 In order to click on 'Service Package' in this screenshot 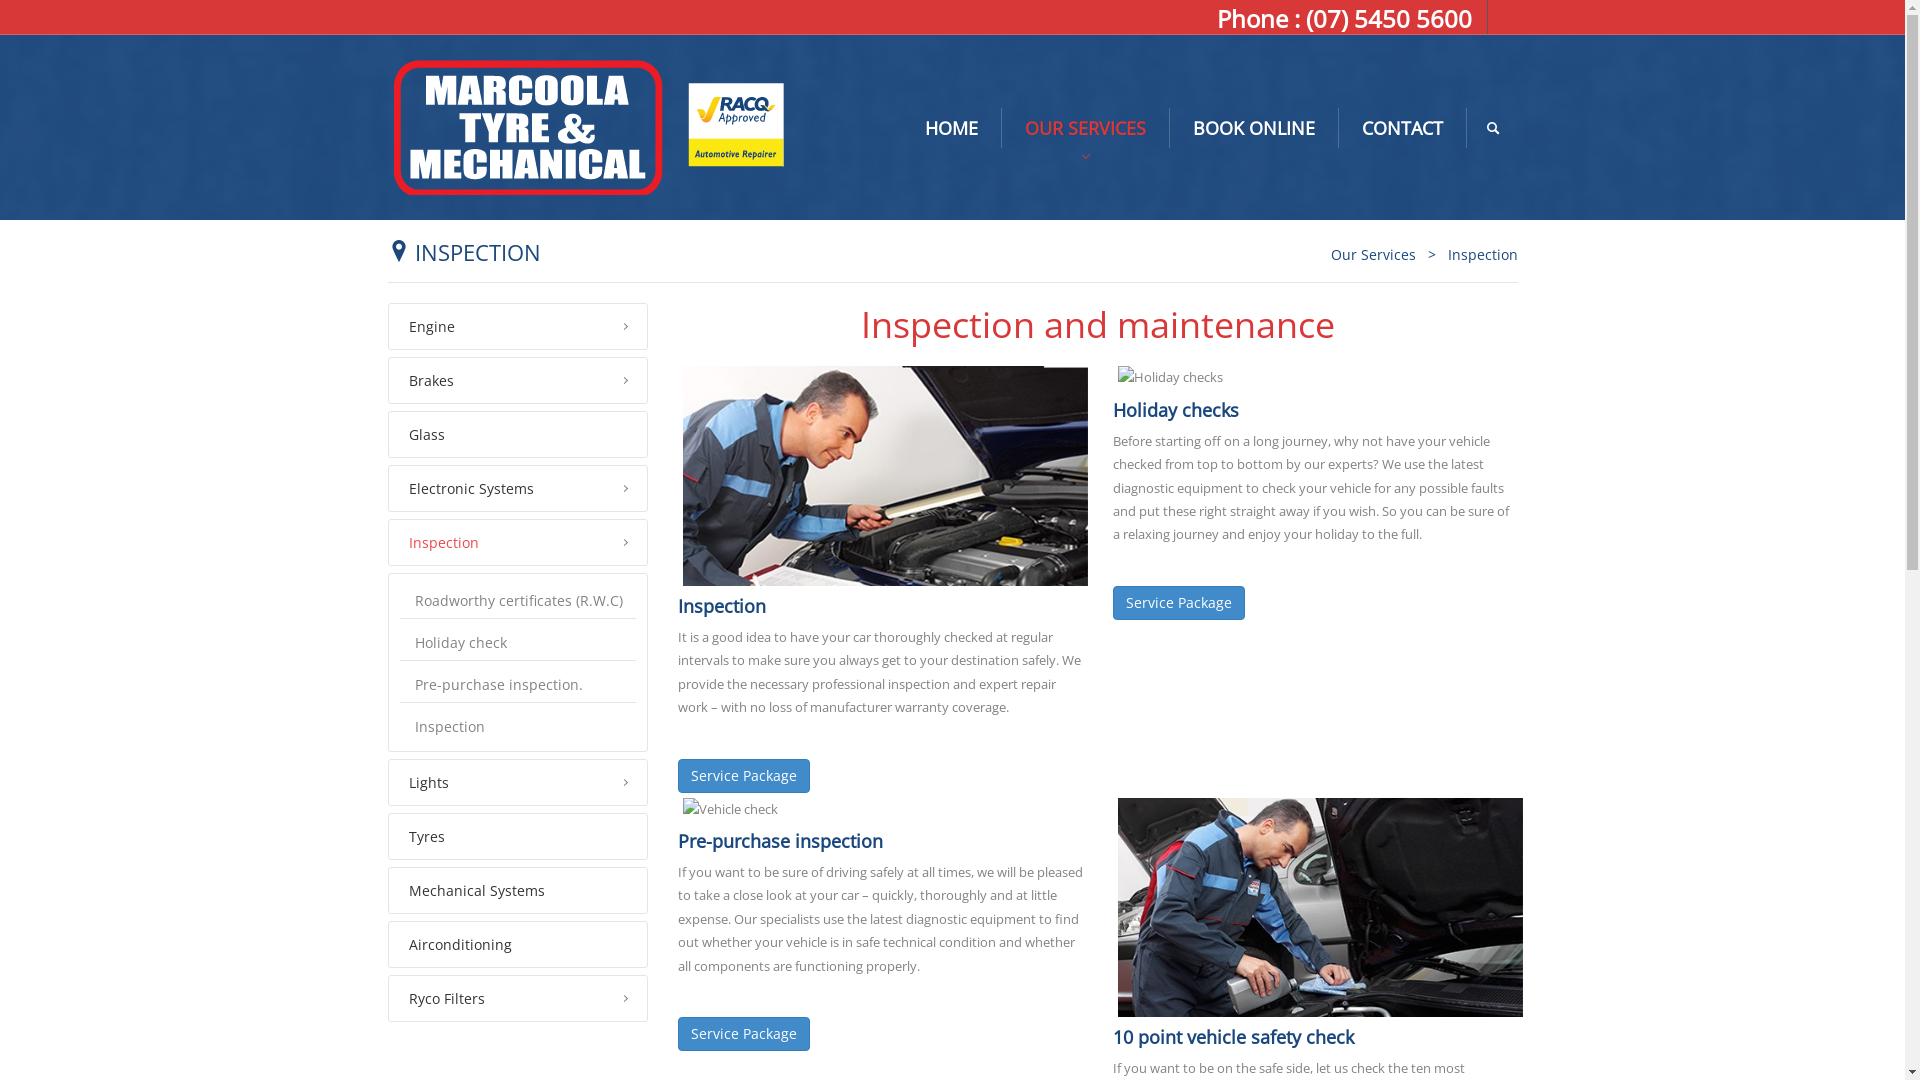, I will do `click(743, 774)`.